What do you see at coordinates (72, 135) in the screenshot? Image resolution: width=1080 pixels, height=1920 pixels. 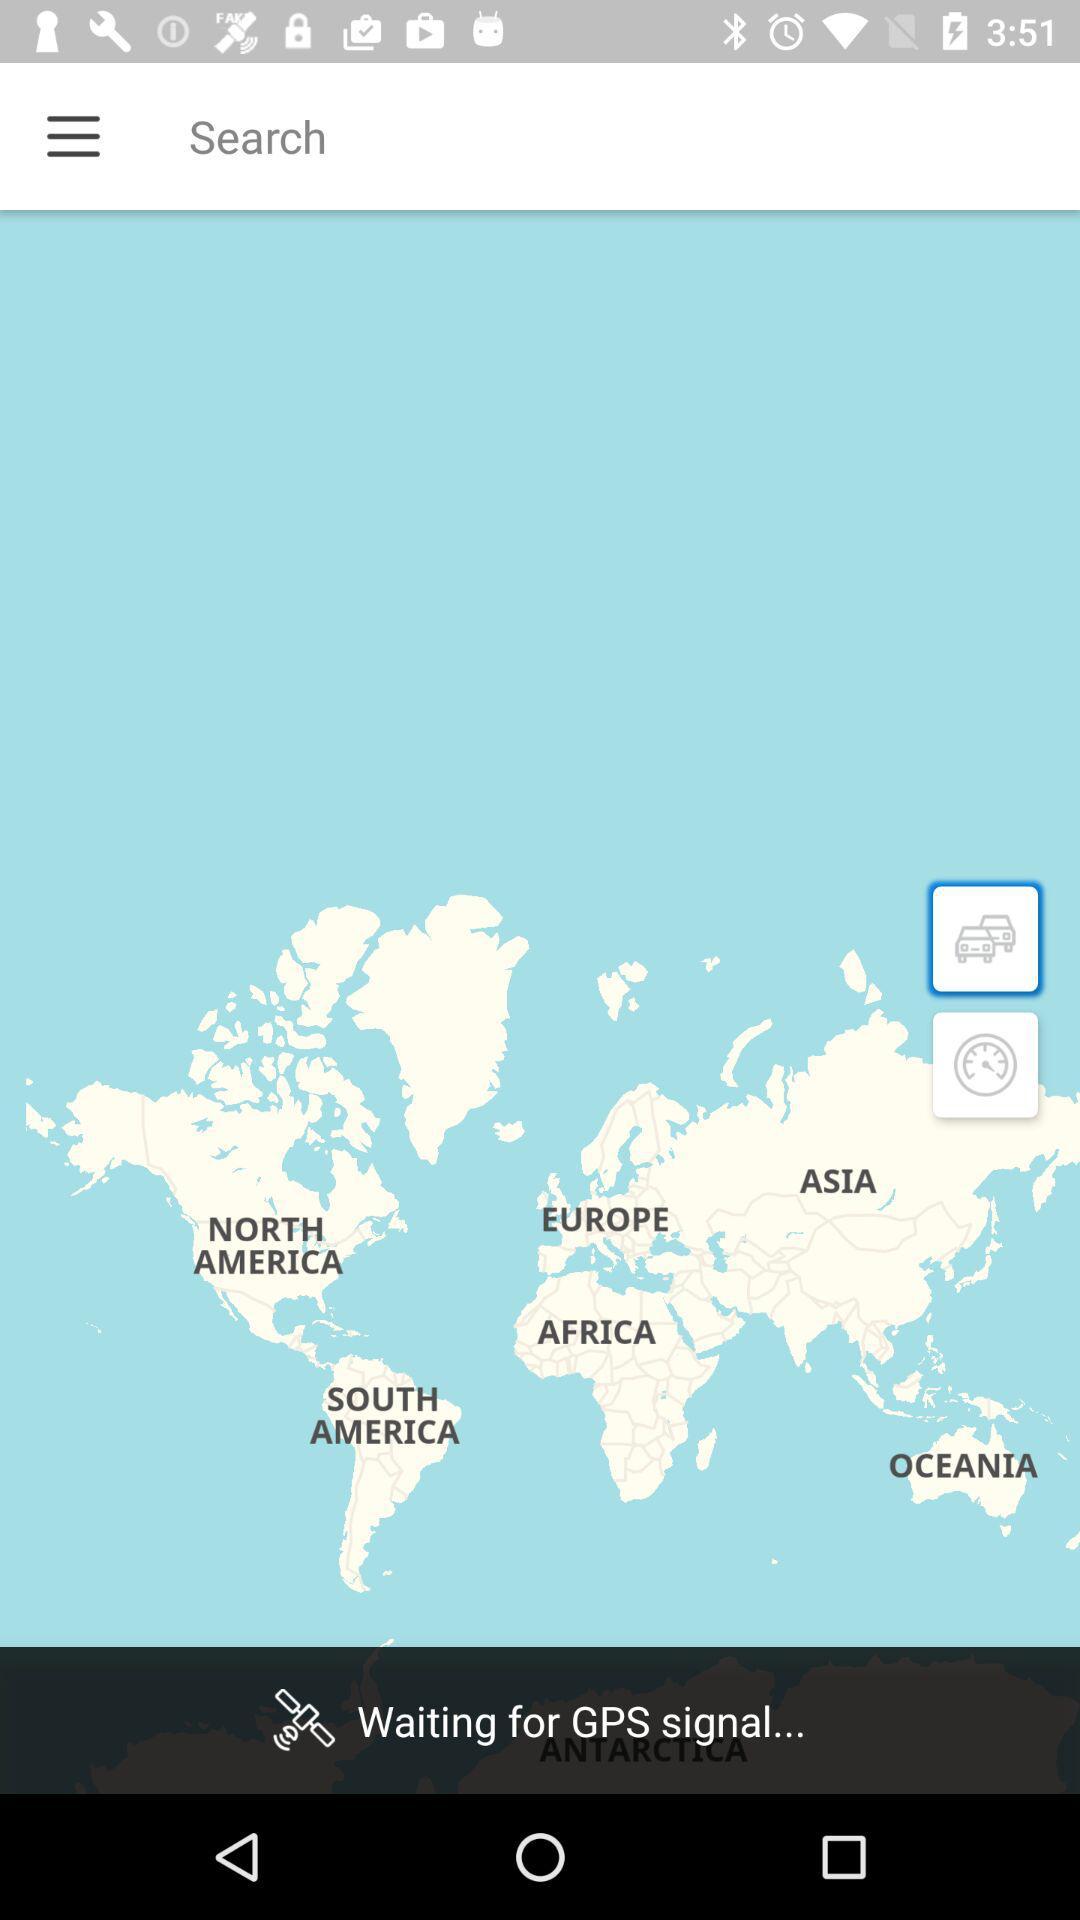 I see `menu option` at bounding box center [72, 135].